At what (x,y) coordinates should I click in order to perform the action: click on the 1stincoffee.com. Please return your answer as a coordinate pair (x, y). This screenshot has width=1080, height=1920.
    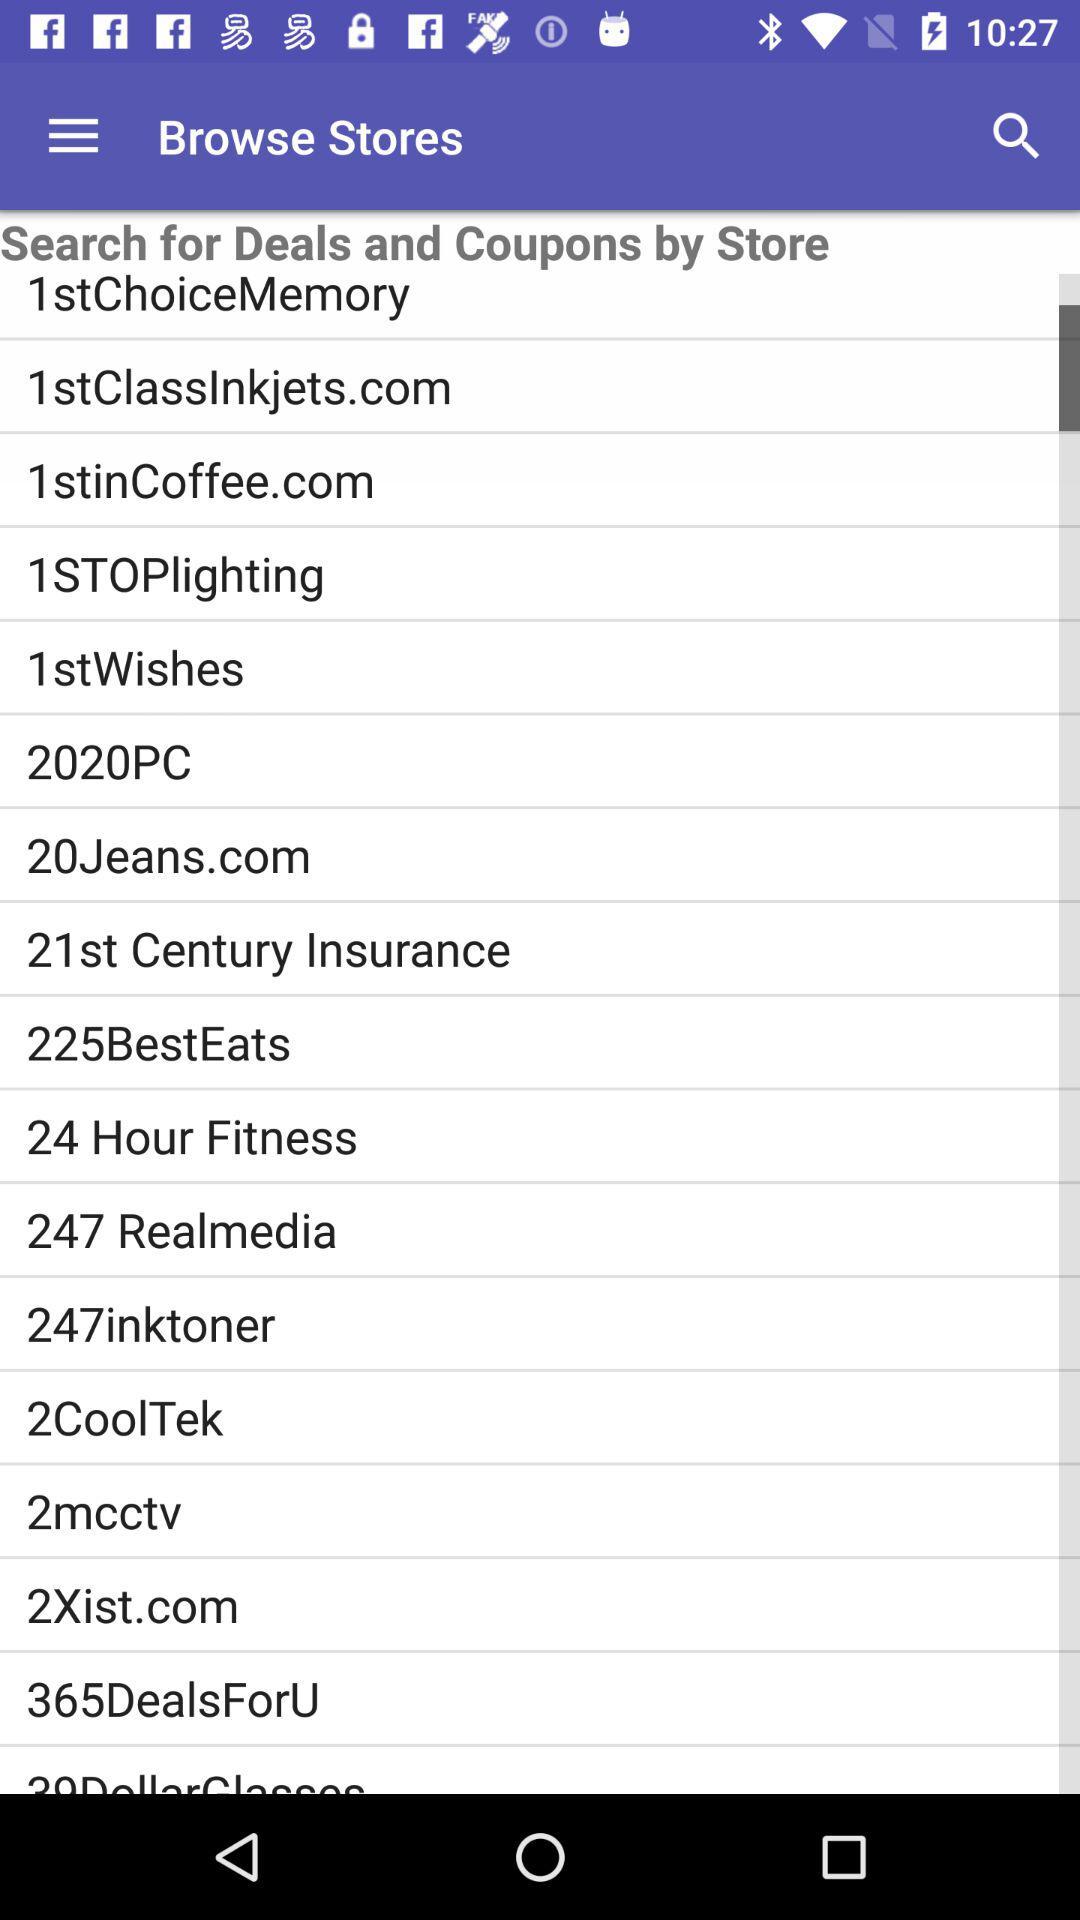
    Looking at the image, I should click on (553, 478).